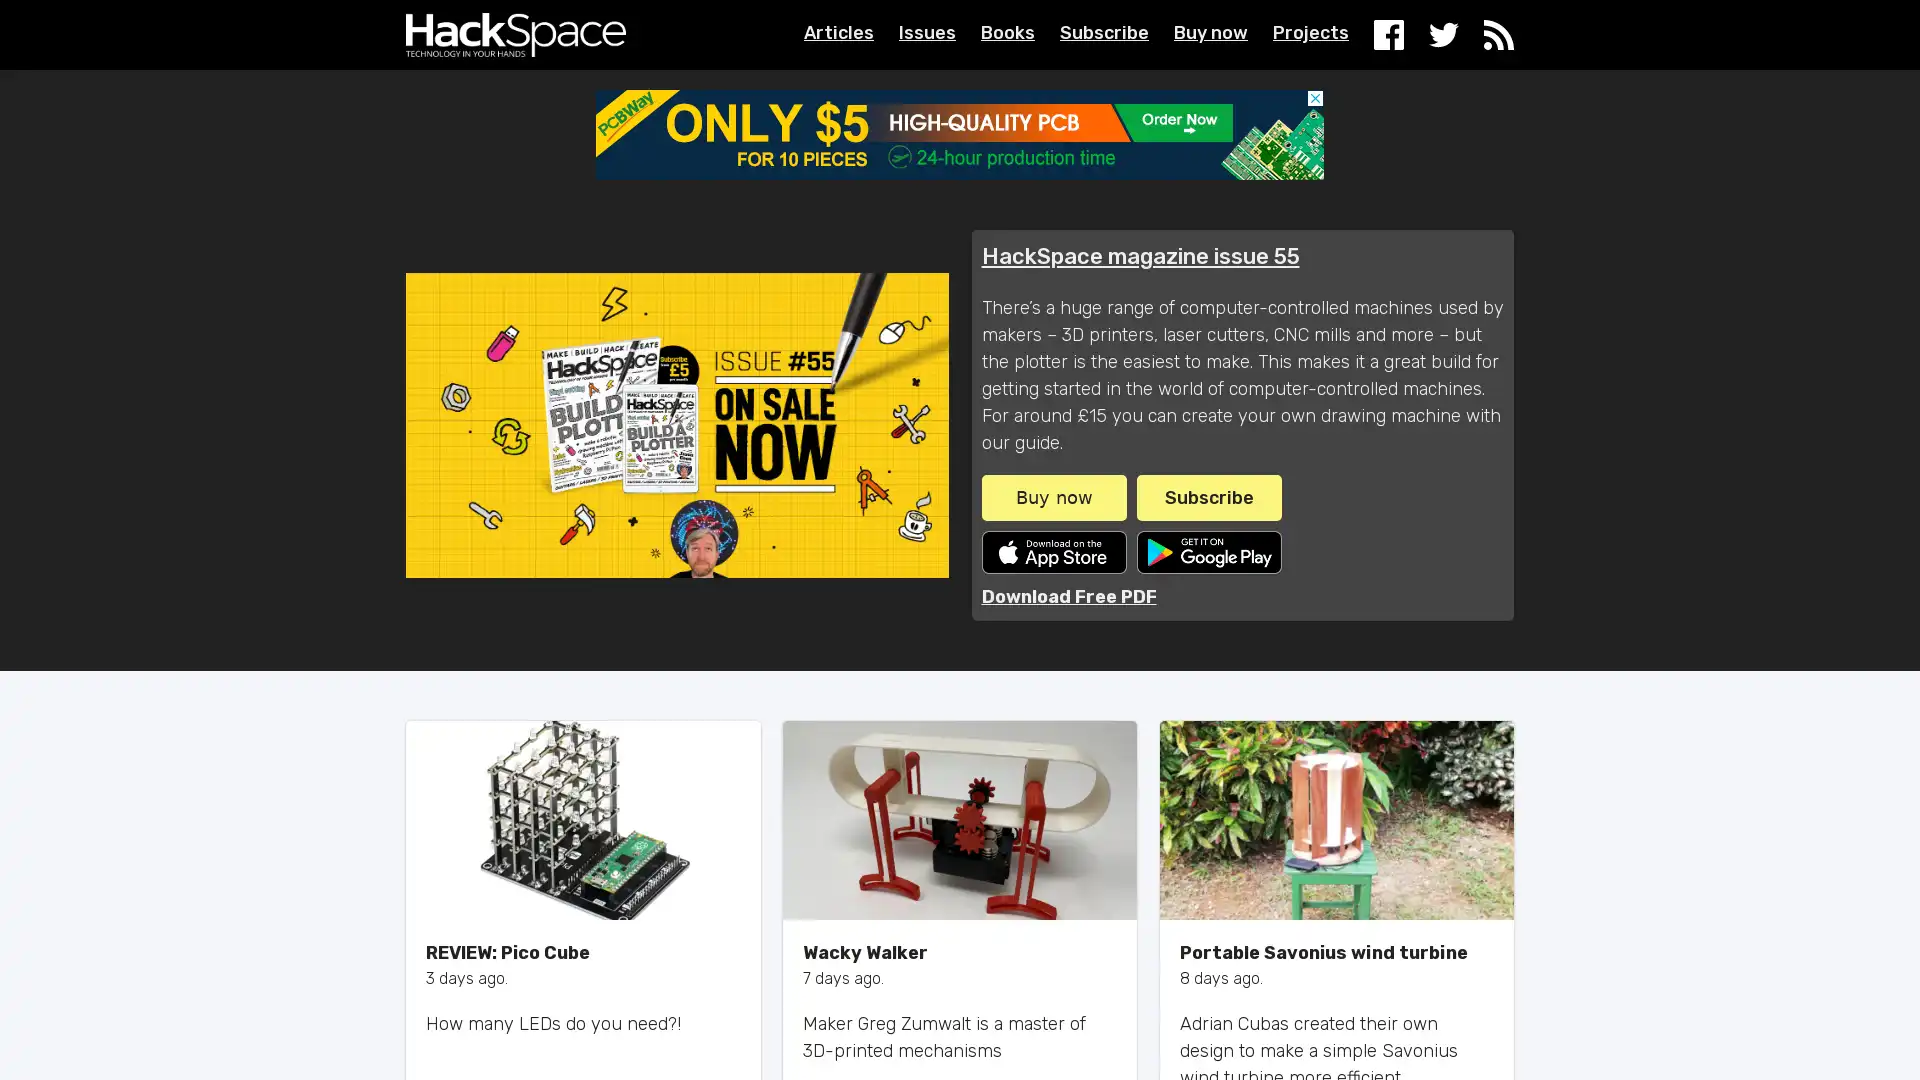 This screenshot has height=1080, width=1920. What do you see at coordinates (1052, 496) in the screenshot?
I see `Buy now` at bounding box center [1052, 496].